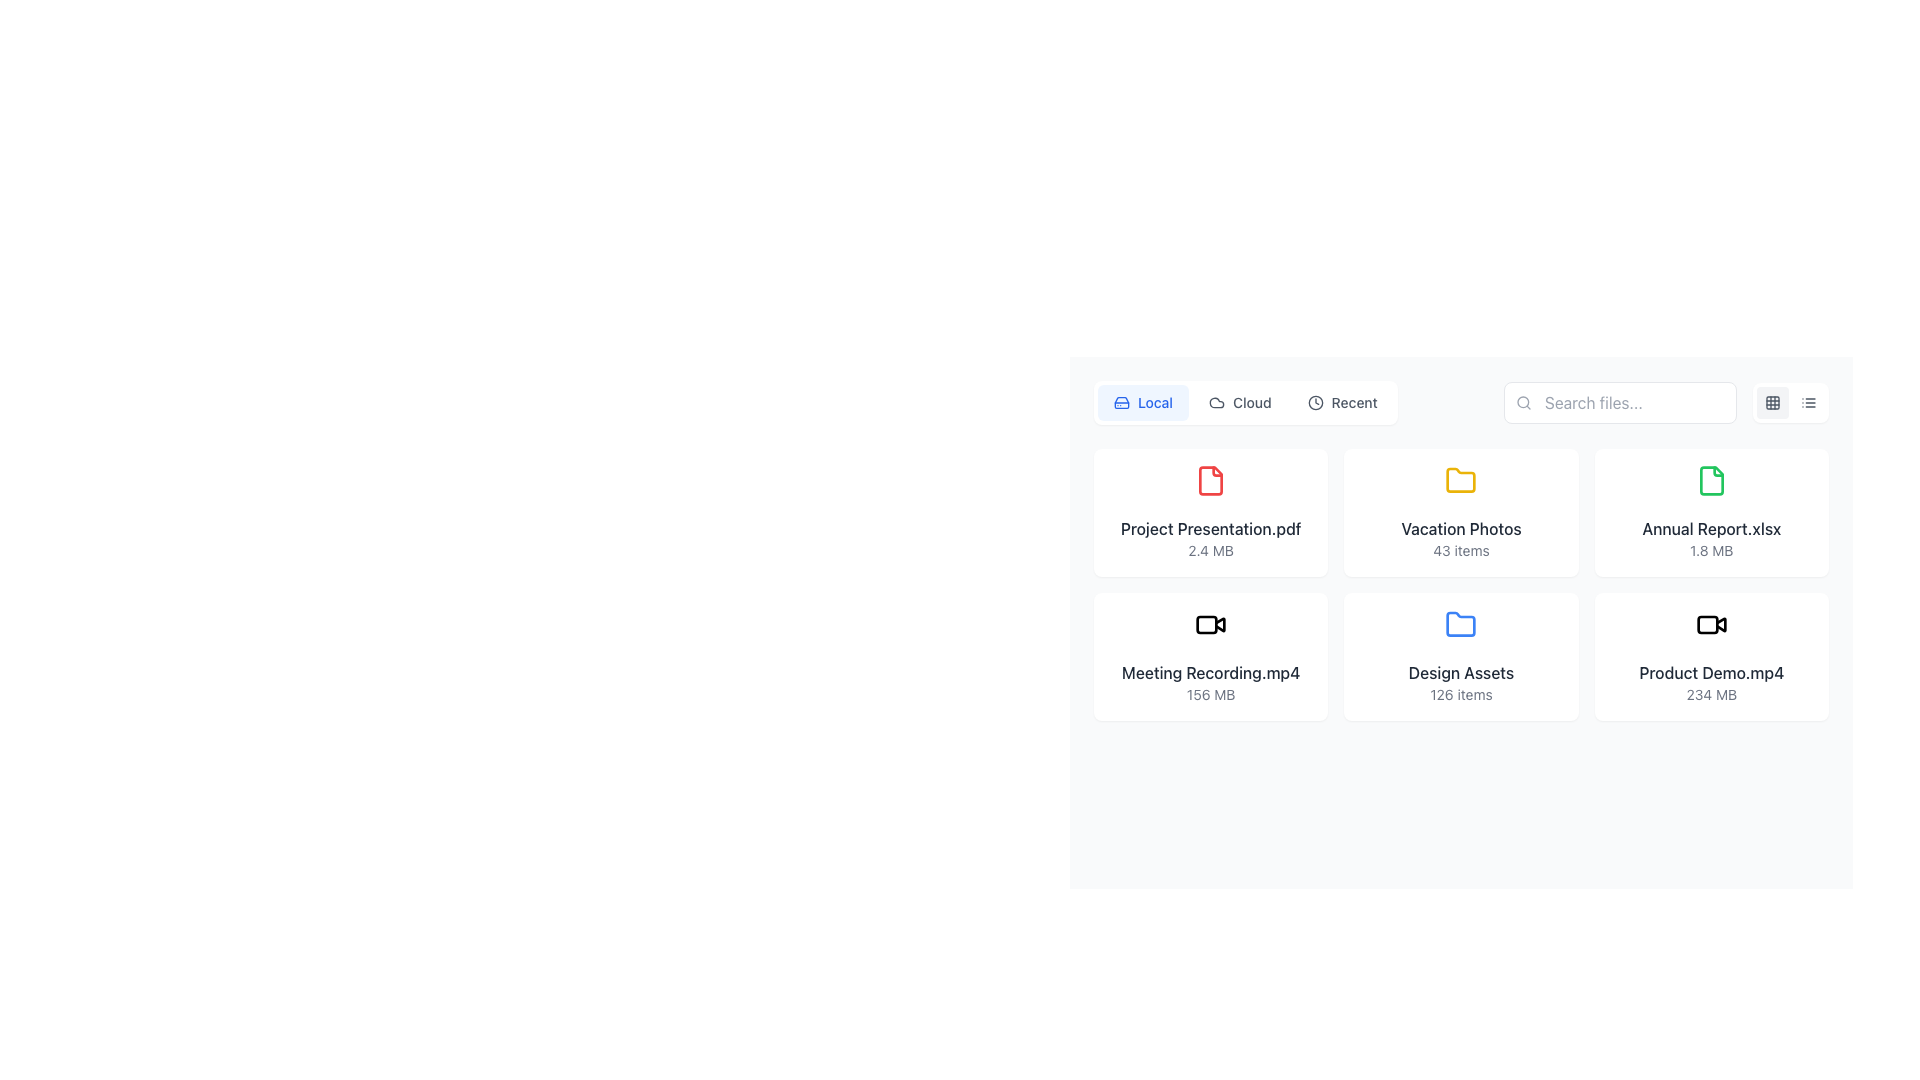  Describe the element at coordinates (1210, 538) in the screenshot. I see `the label or text descriptor for a file, which provides information about the file's name and size, located in the top-left section of the document listing grid` at that location.